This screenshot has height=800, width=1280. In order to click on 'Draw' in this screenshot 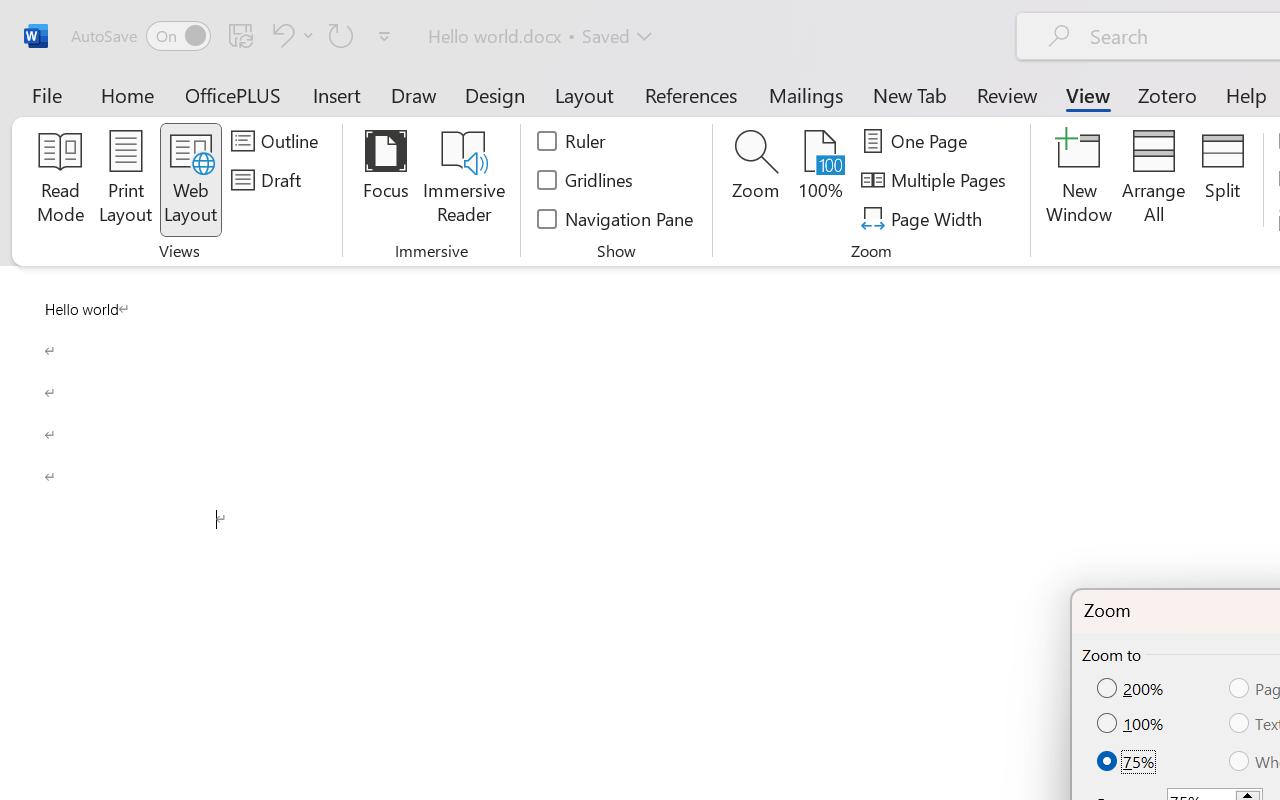, I will do `click(413, 94)`.